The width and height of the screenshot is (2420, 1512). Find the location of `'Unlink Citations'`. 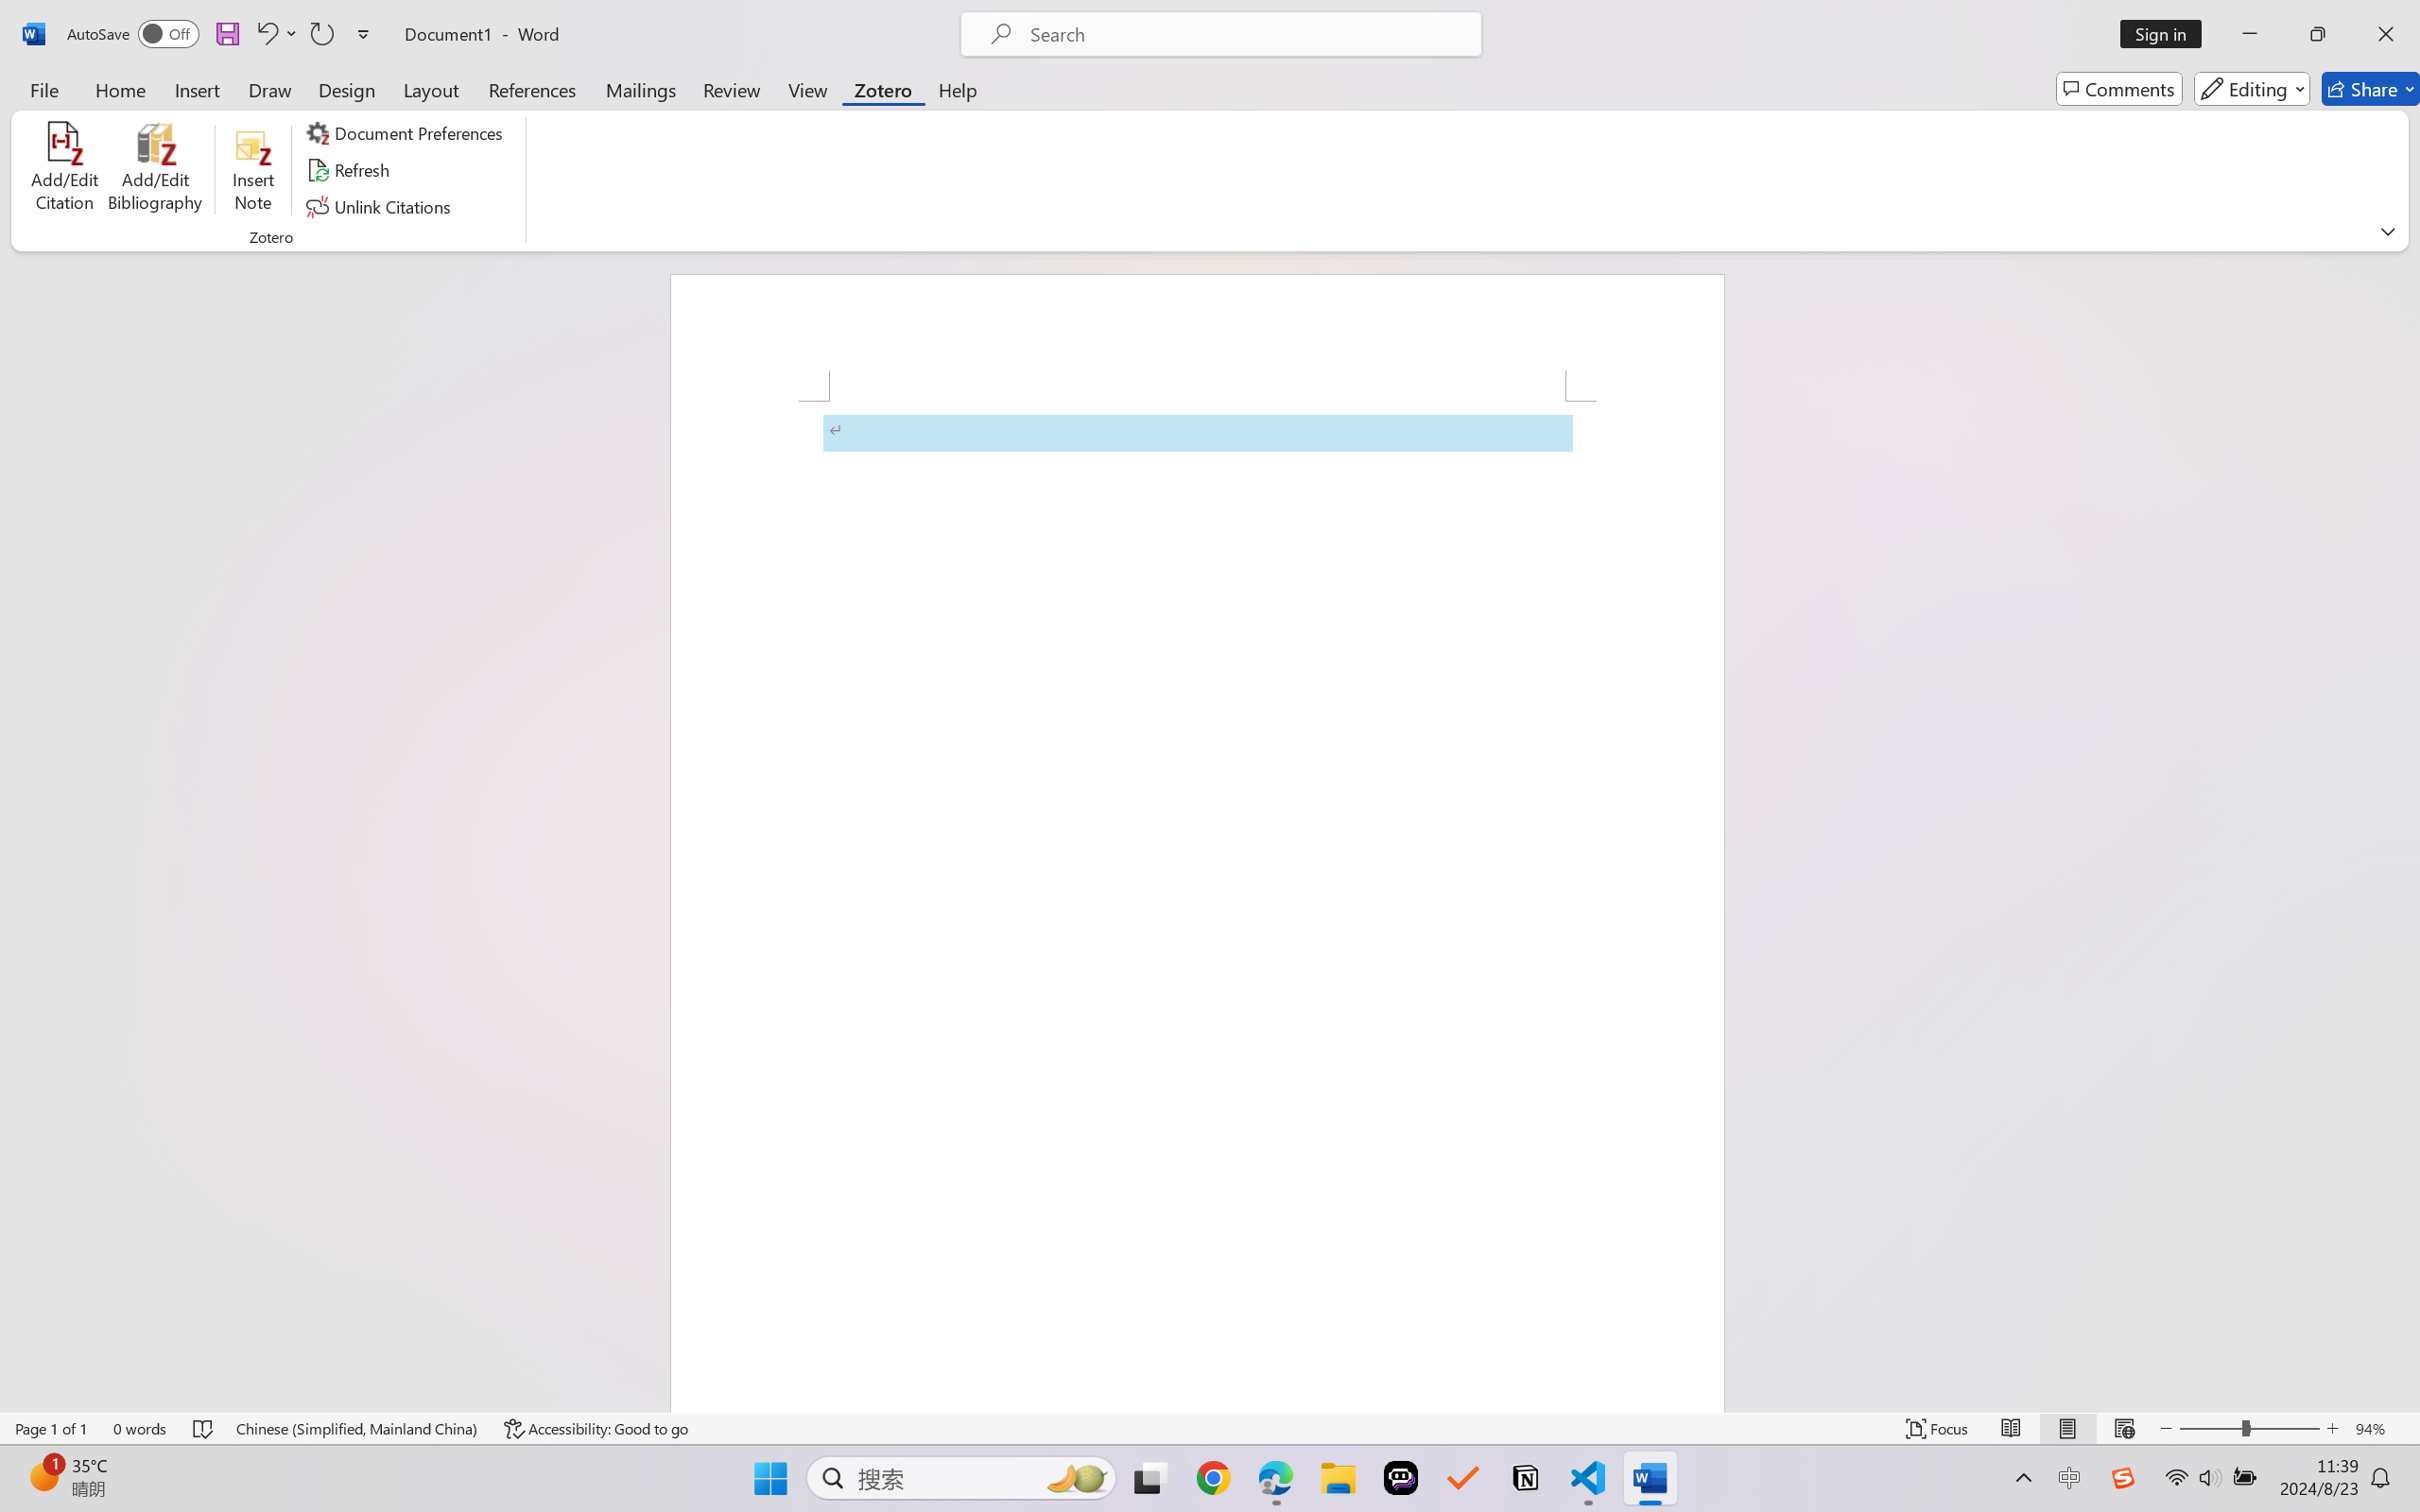

'Unlink Citations' is located at coordinates (380, 207).